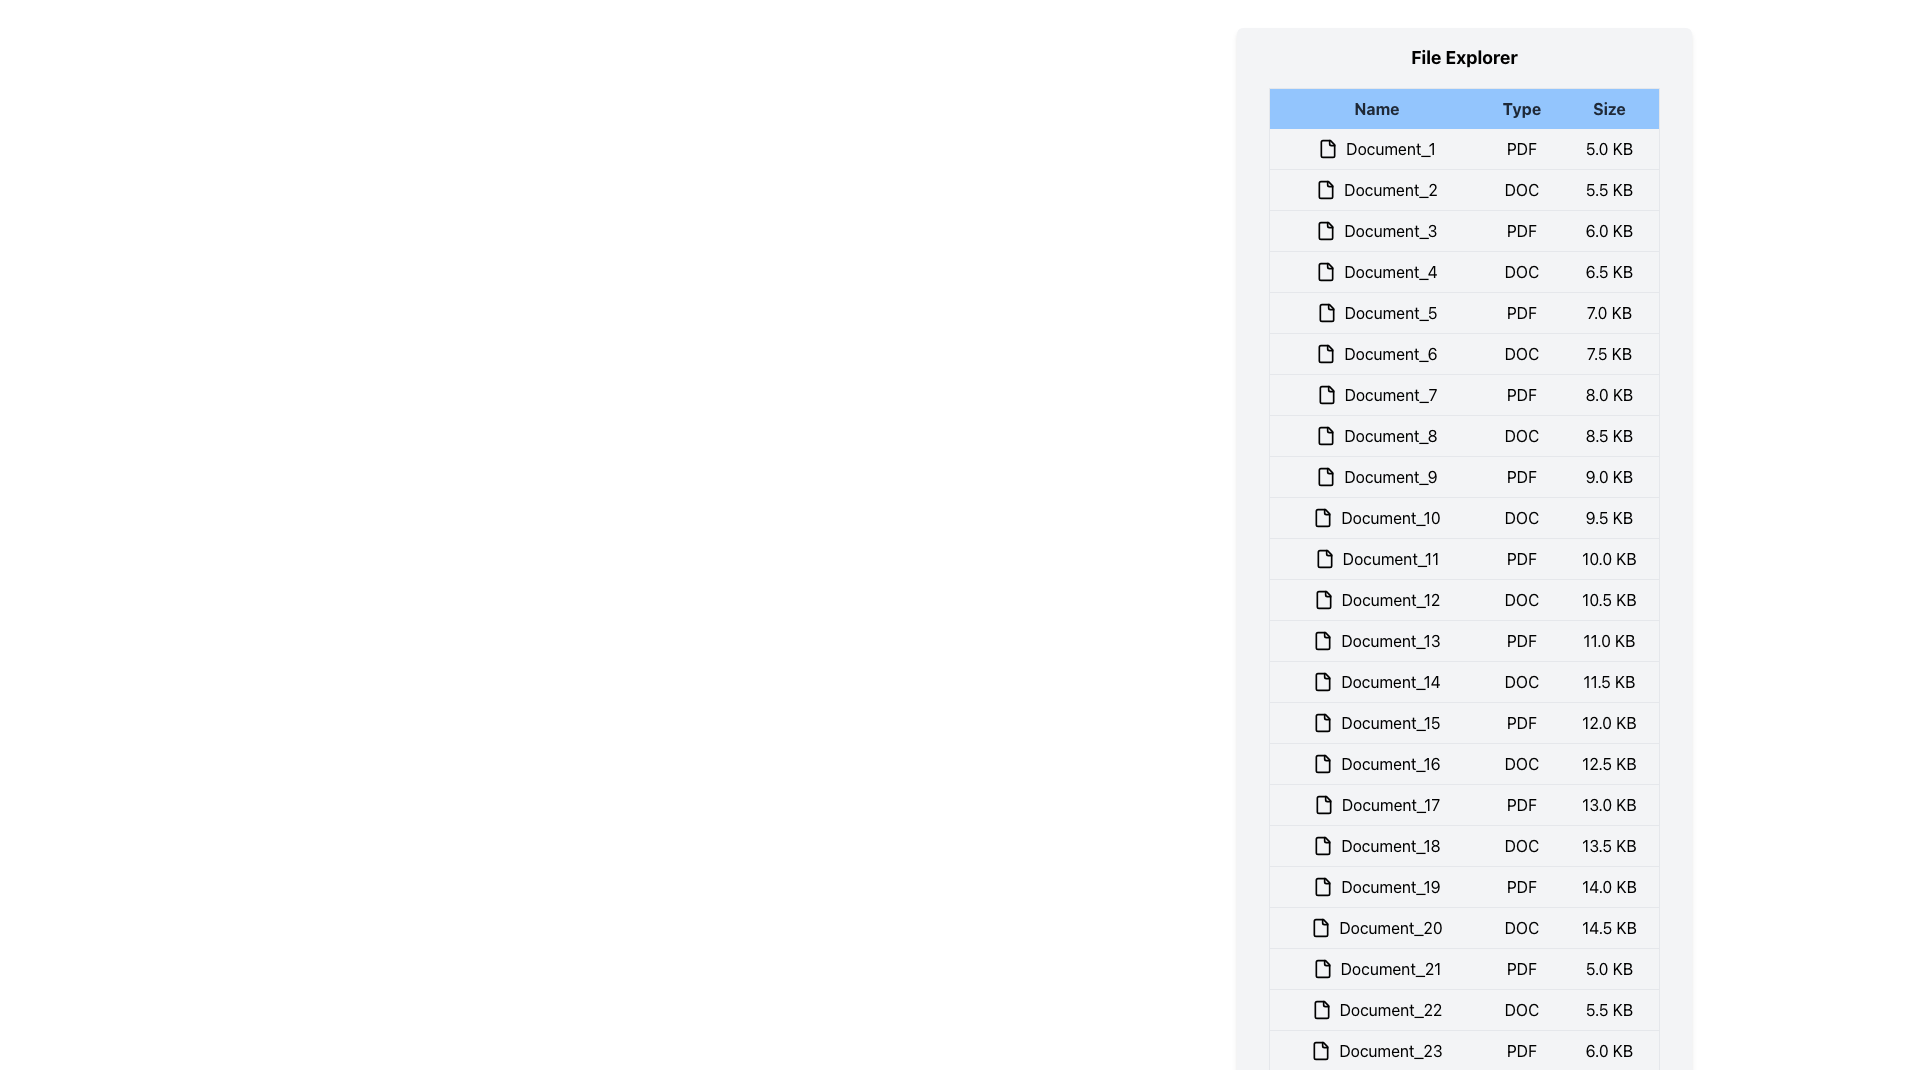 This screenshot has height=1080, width=1920. I want to click on the text label 'Document_7' with an accompanying document icon, located in the leftmost section of a row in the 'File Explorer' panel, so click(1376, 394).